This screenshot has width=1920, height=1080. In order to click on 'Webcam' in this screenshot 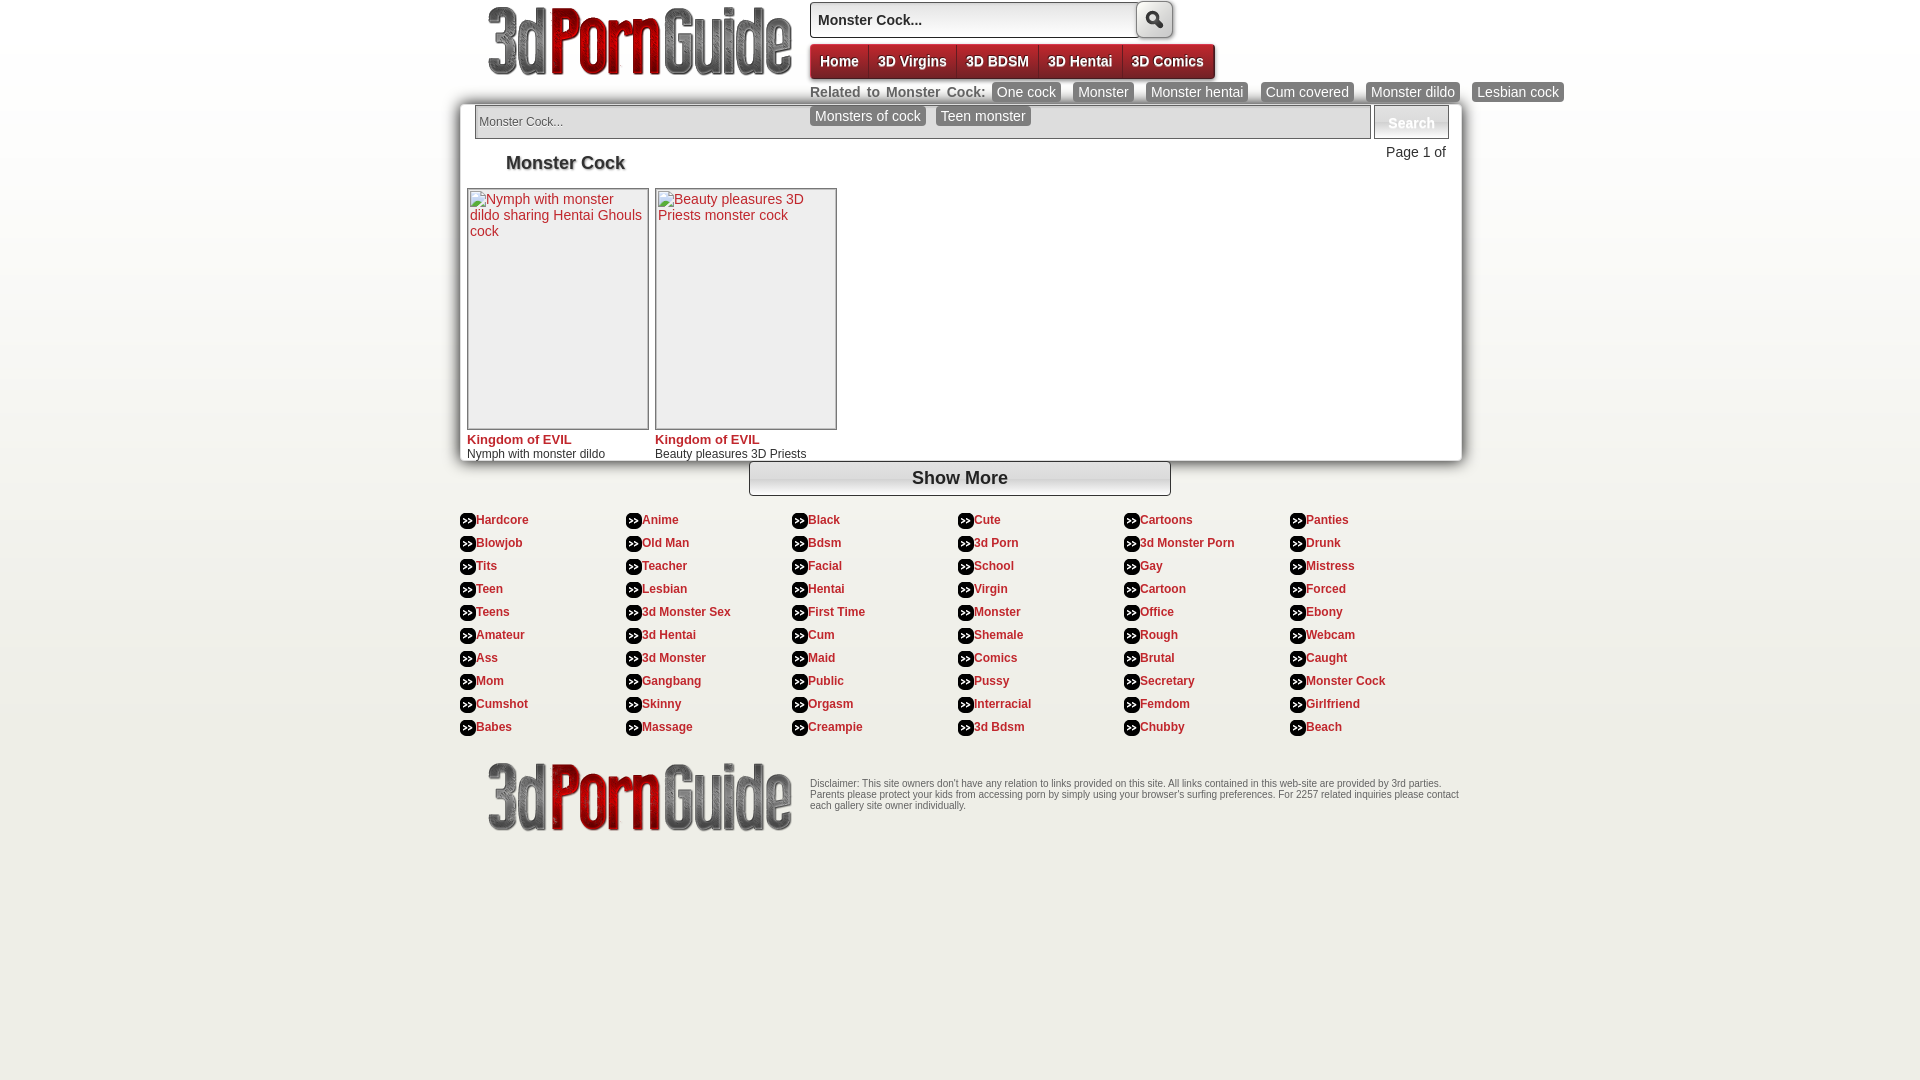, I will do `click(1305, 635)`.